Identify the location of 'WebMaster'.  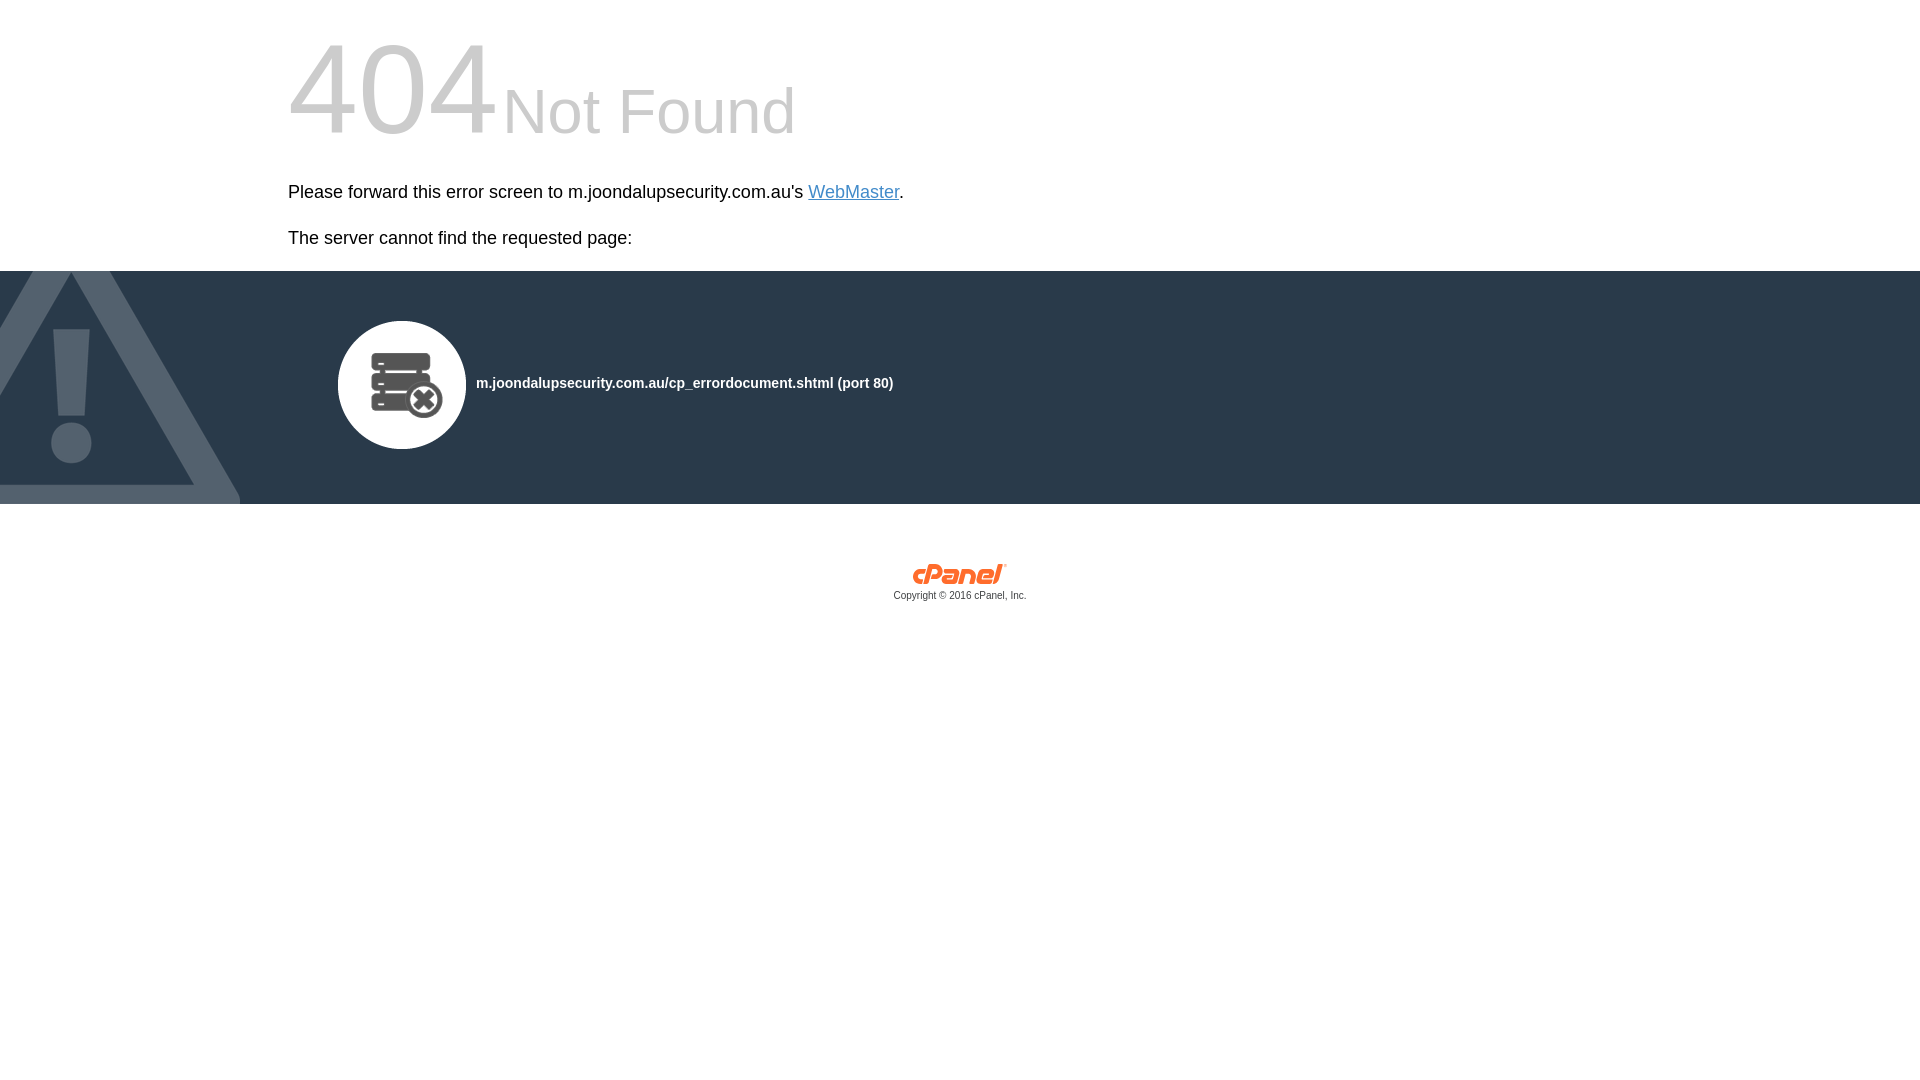
(807, 192).